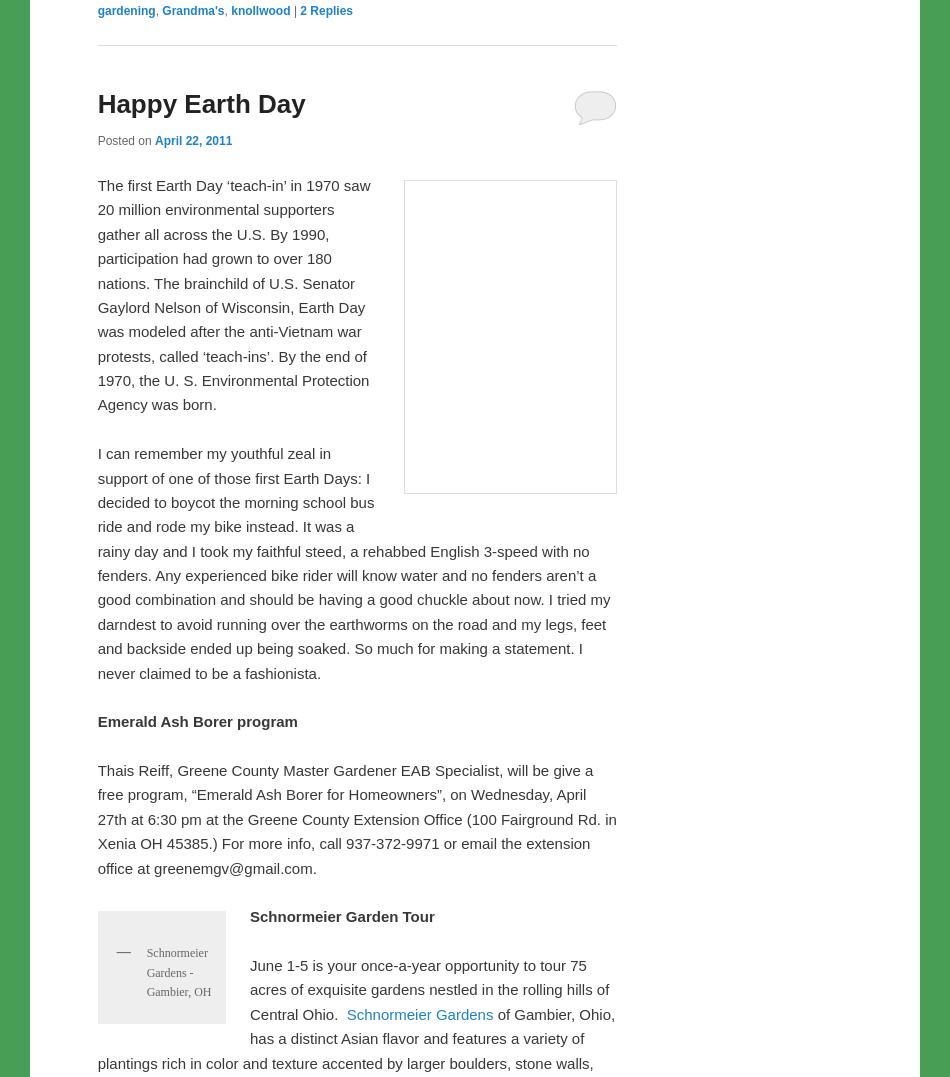 The width and height of the screenshot is (950, 1077). Describe the element at coordinates (159, 305) in the screenshot. I see `'Facebook'` at that location.